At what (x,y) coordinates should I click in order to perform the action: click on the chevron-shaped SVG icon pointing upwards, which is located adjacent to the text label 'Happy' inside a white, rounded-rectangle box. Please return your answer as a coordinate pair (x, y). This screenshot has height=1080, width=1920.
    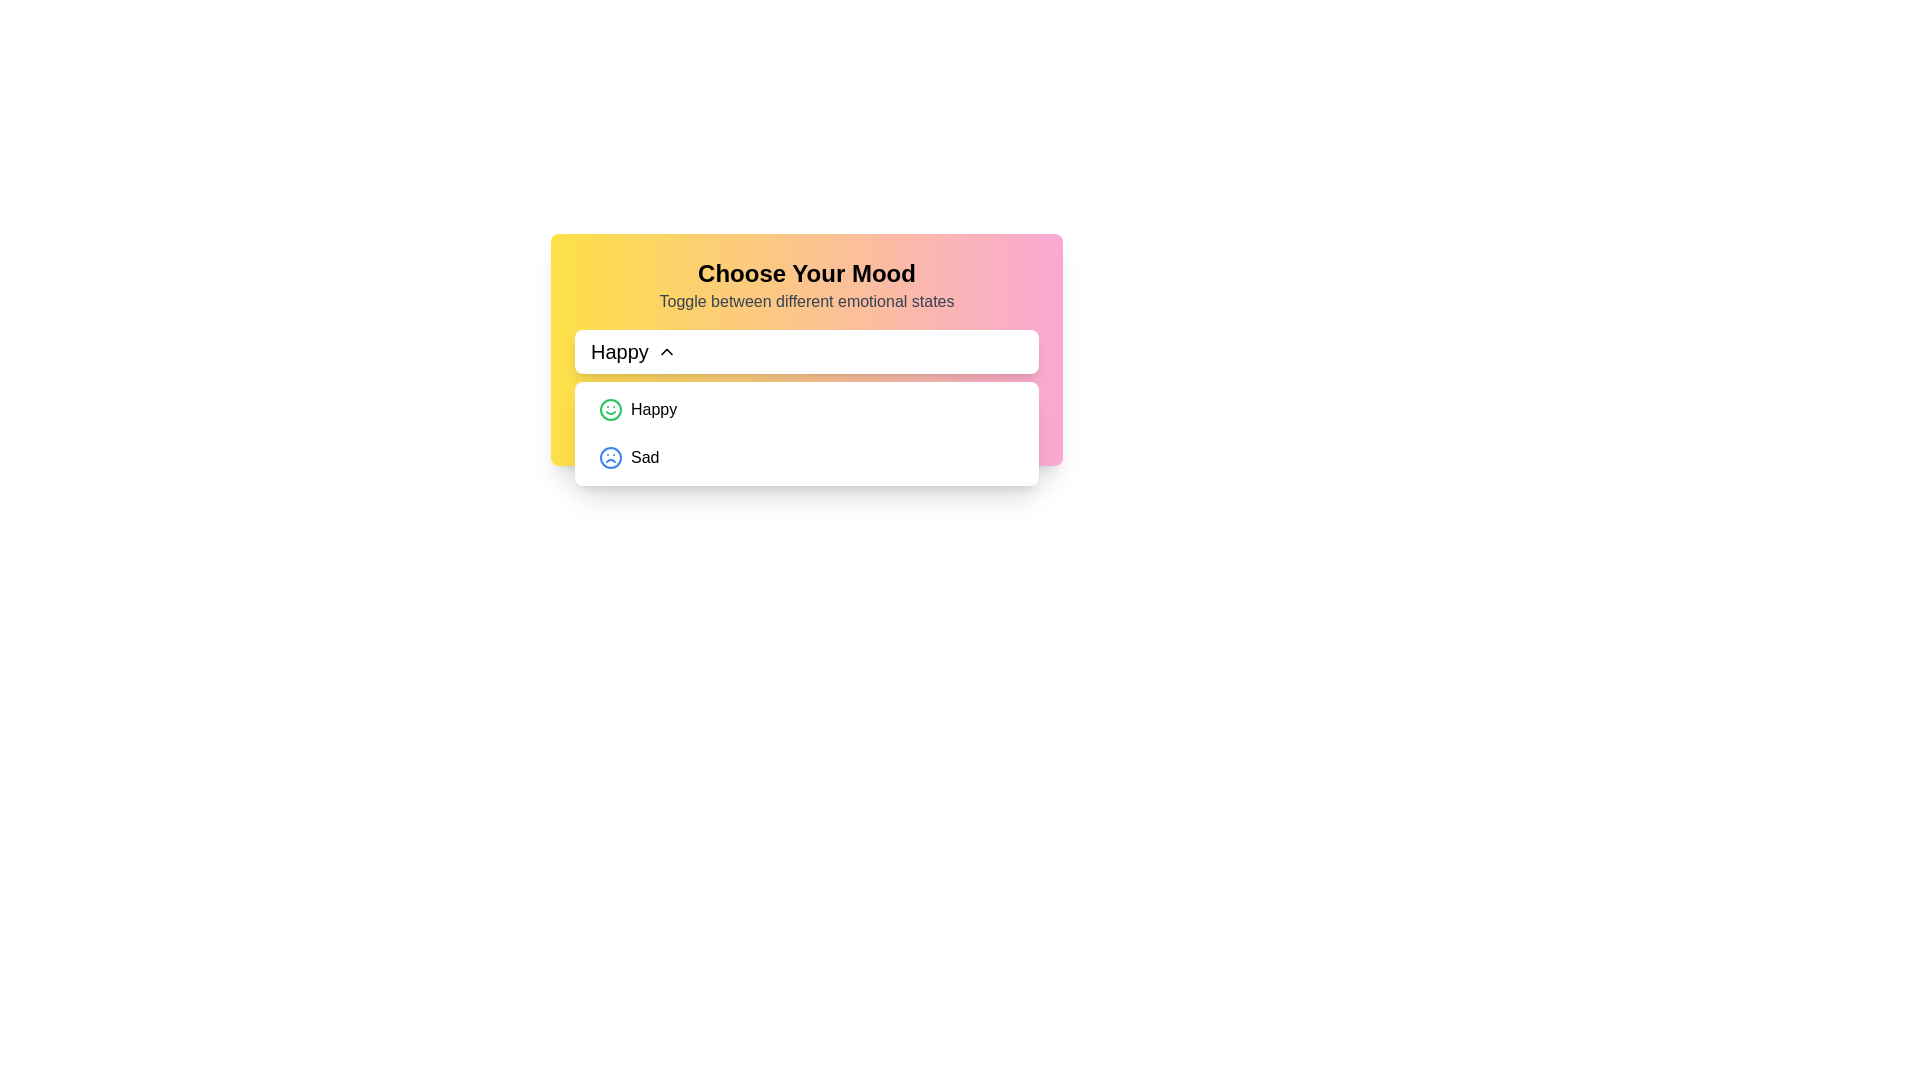
    Looking at the image, I should click on (666, 350).